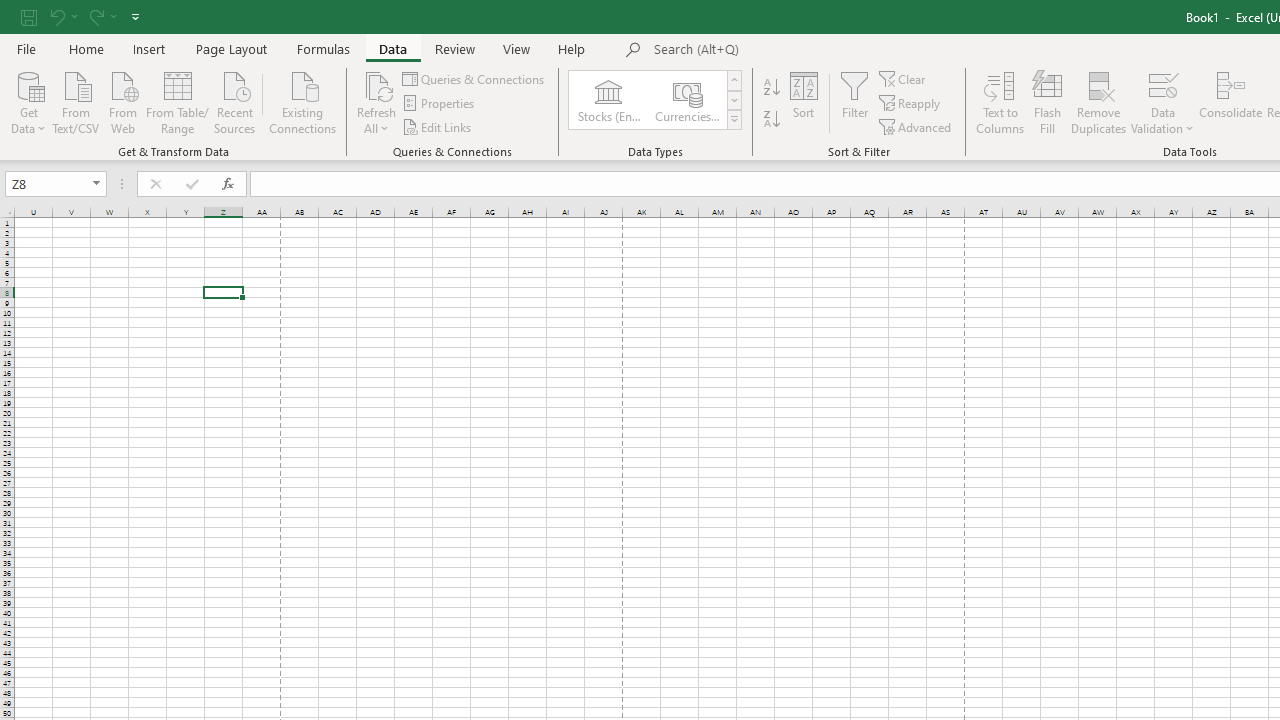 This screenshot has height=720, width=1280. What do you see at coordinates (1229, 103) in the screenshot?
I see `'Consolidate...'` at bounding box center [1229, 103].